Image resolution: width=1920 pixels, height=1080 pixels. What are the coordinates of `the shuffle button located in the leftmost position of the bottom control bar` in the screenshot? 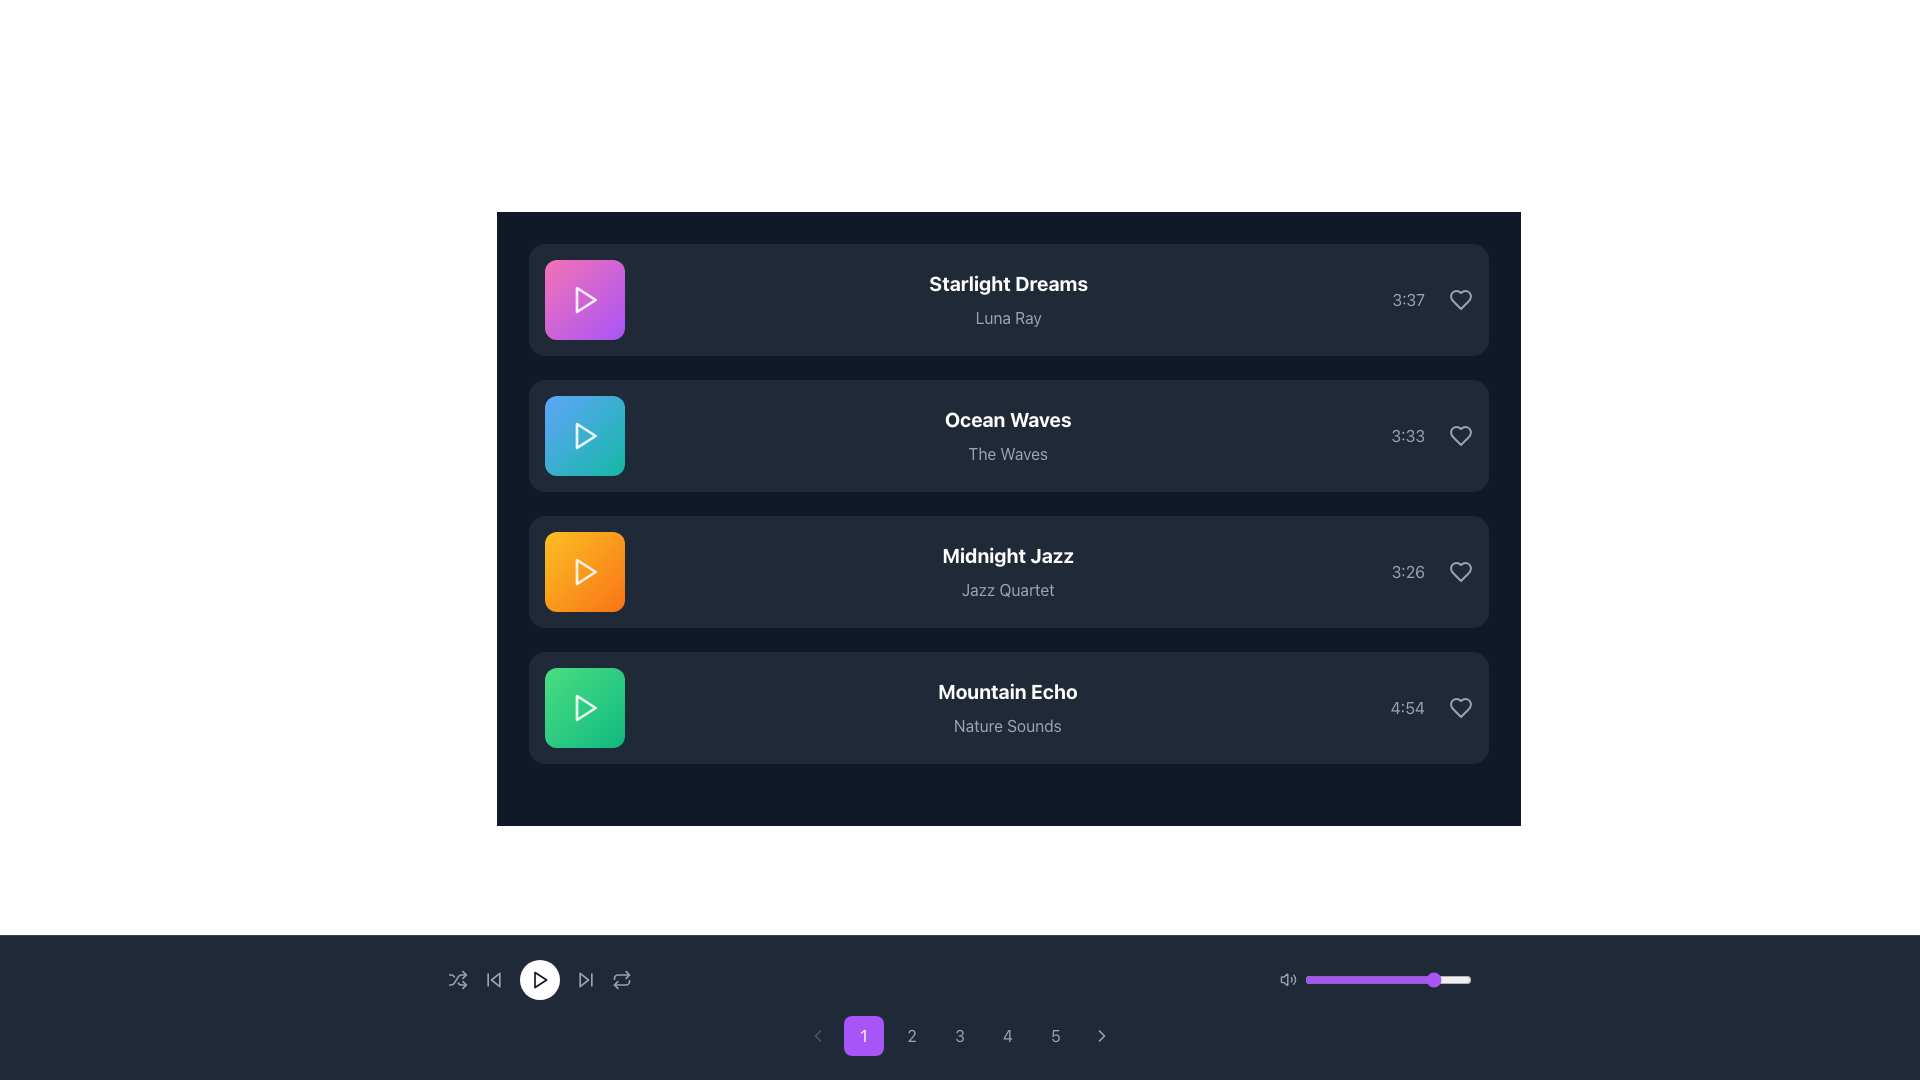 It's located at (456, 978).